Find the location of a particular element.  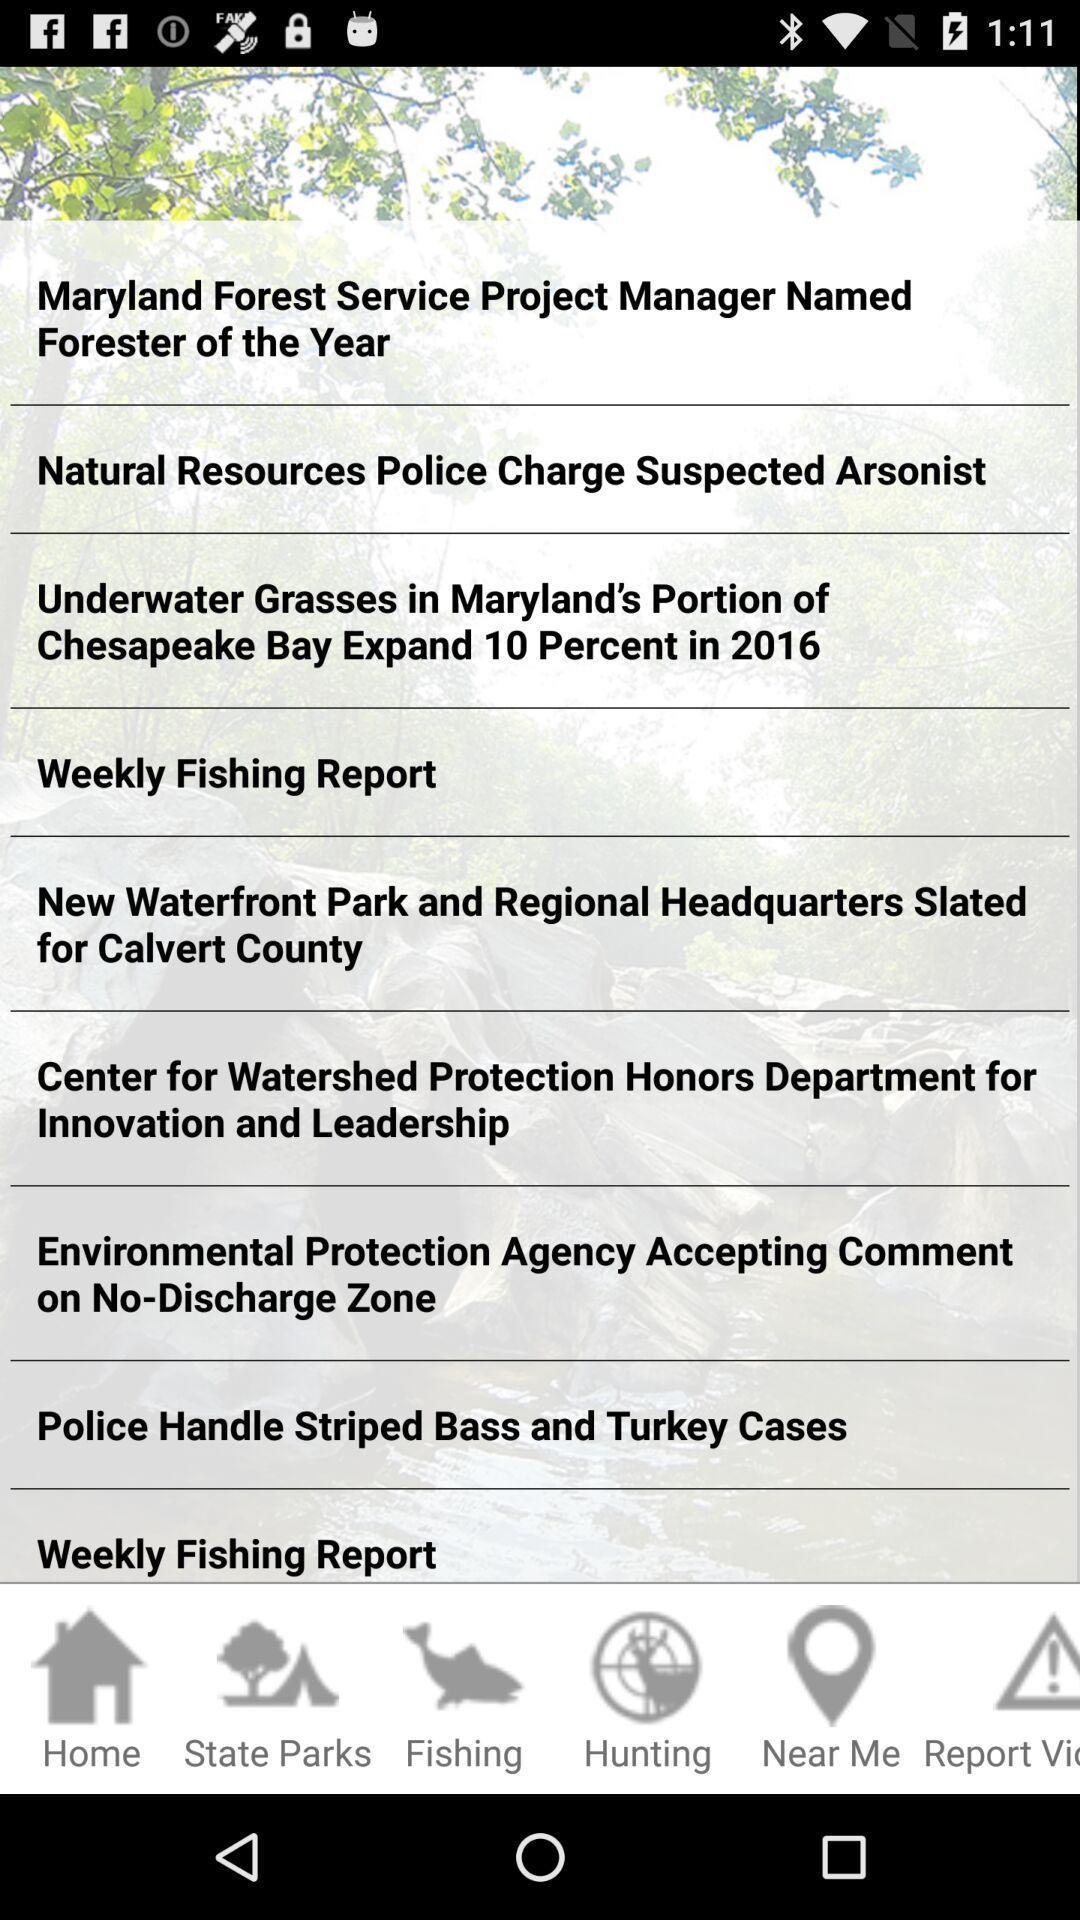

icon below the weekly fishing report is located at coordinates (1001, 1689).